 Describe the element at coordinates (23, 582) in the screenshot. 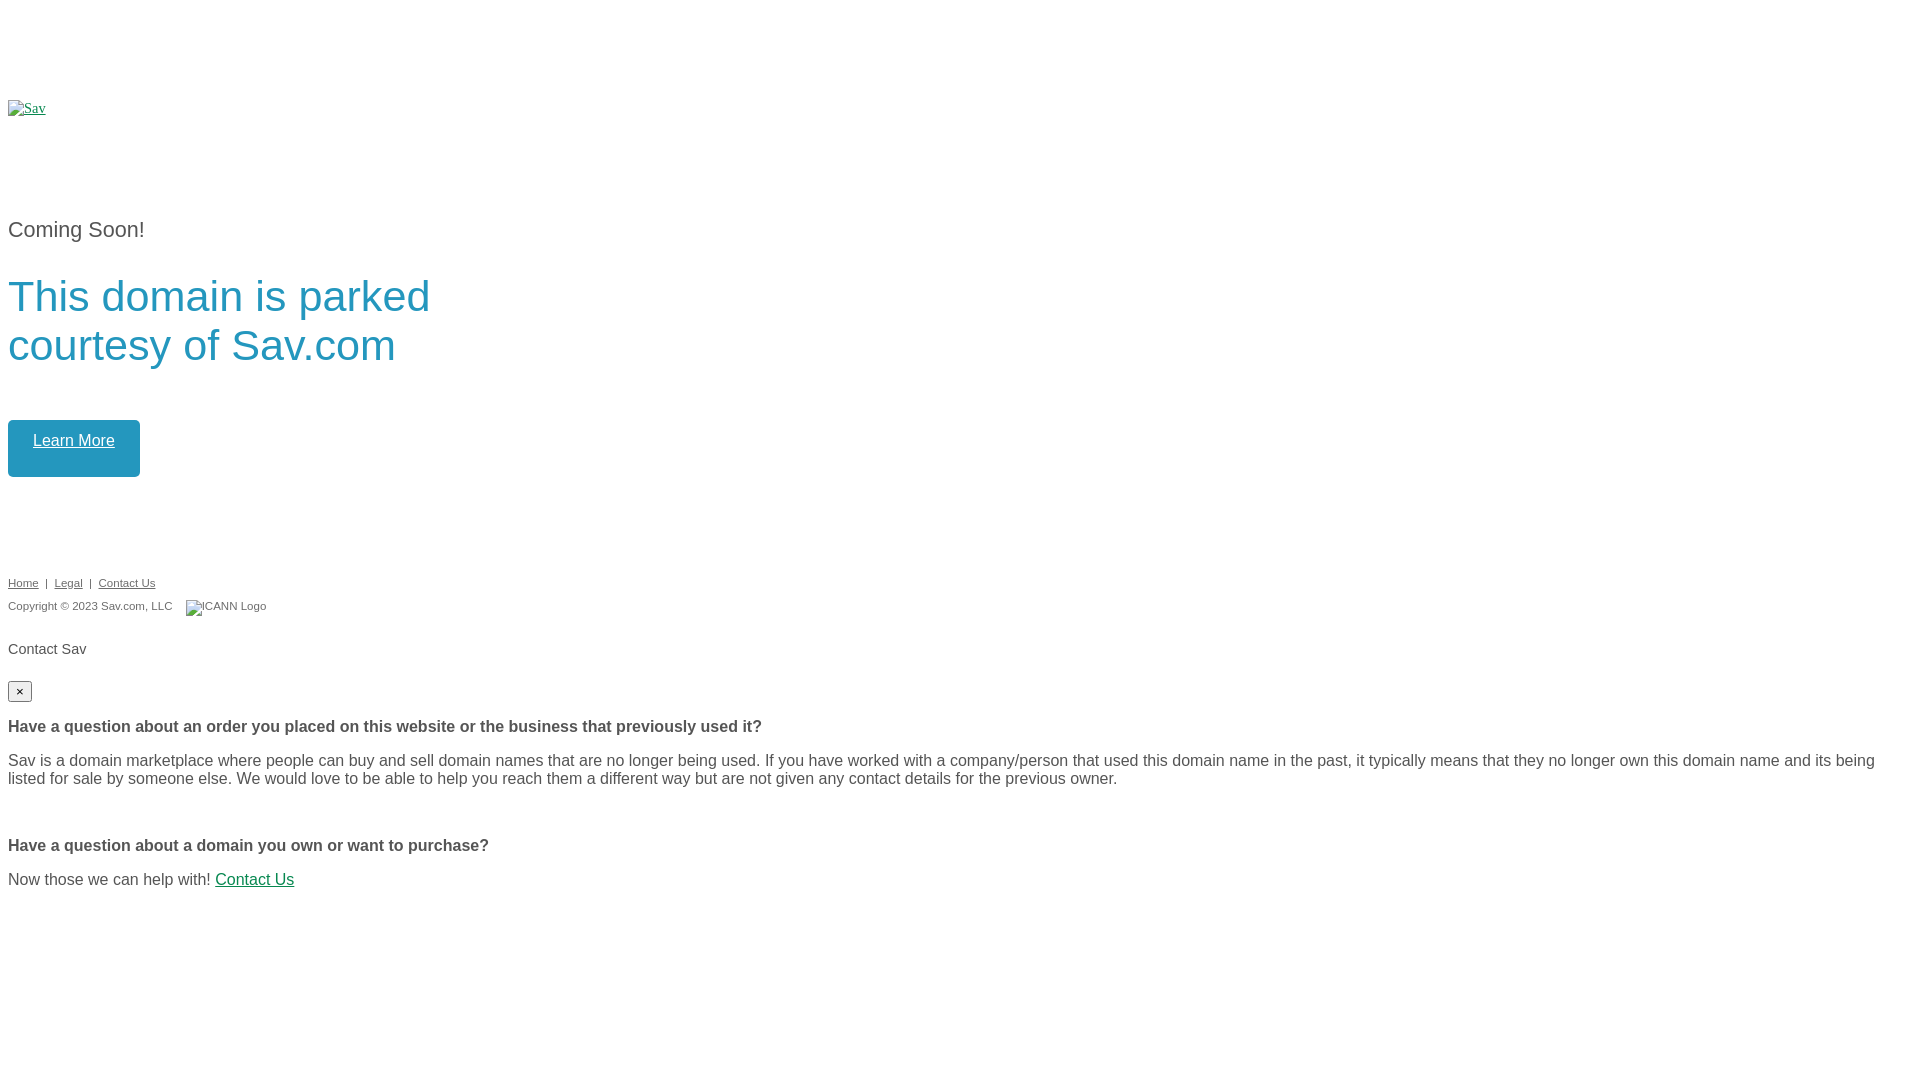

I see `'Home'` at that location.